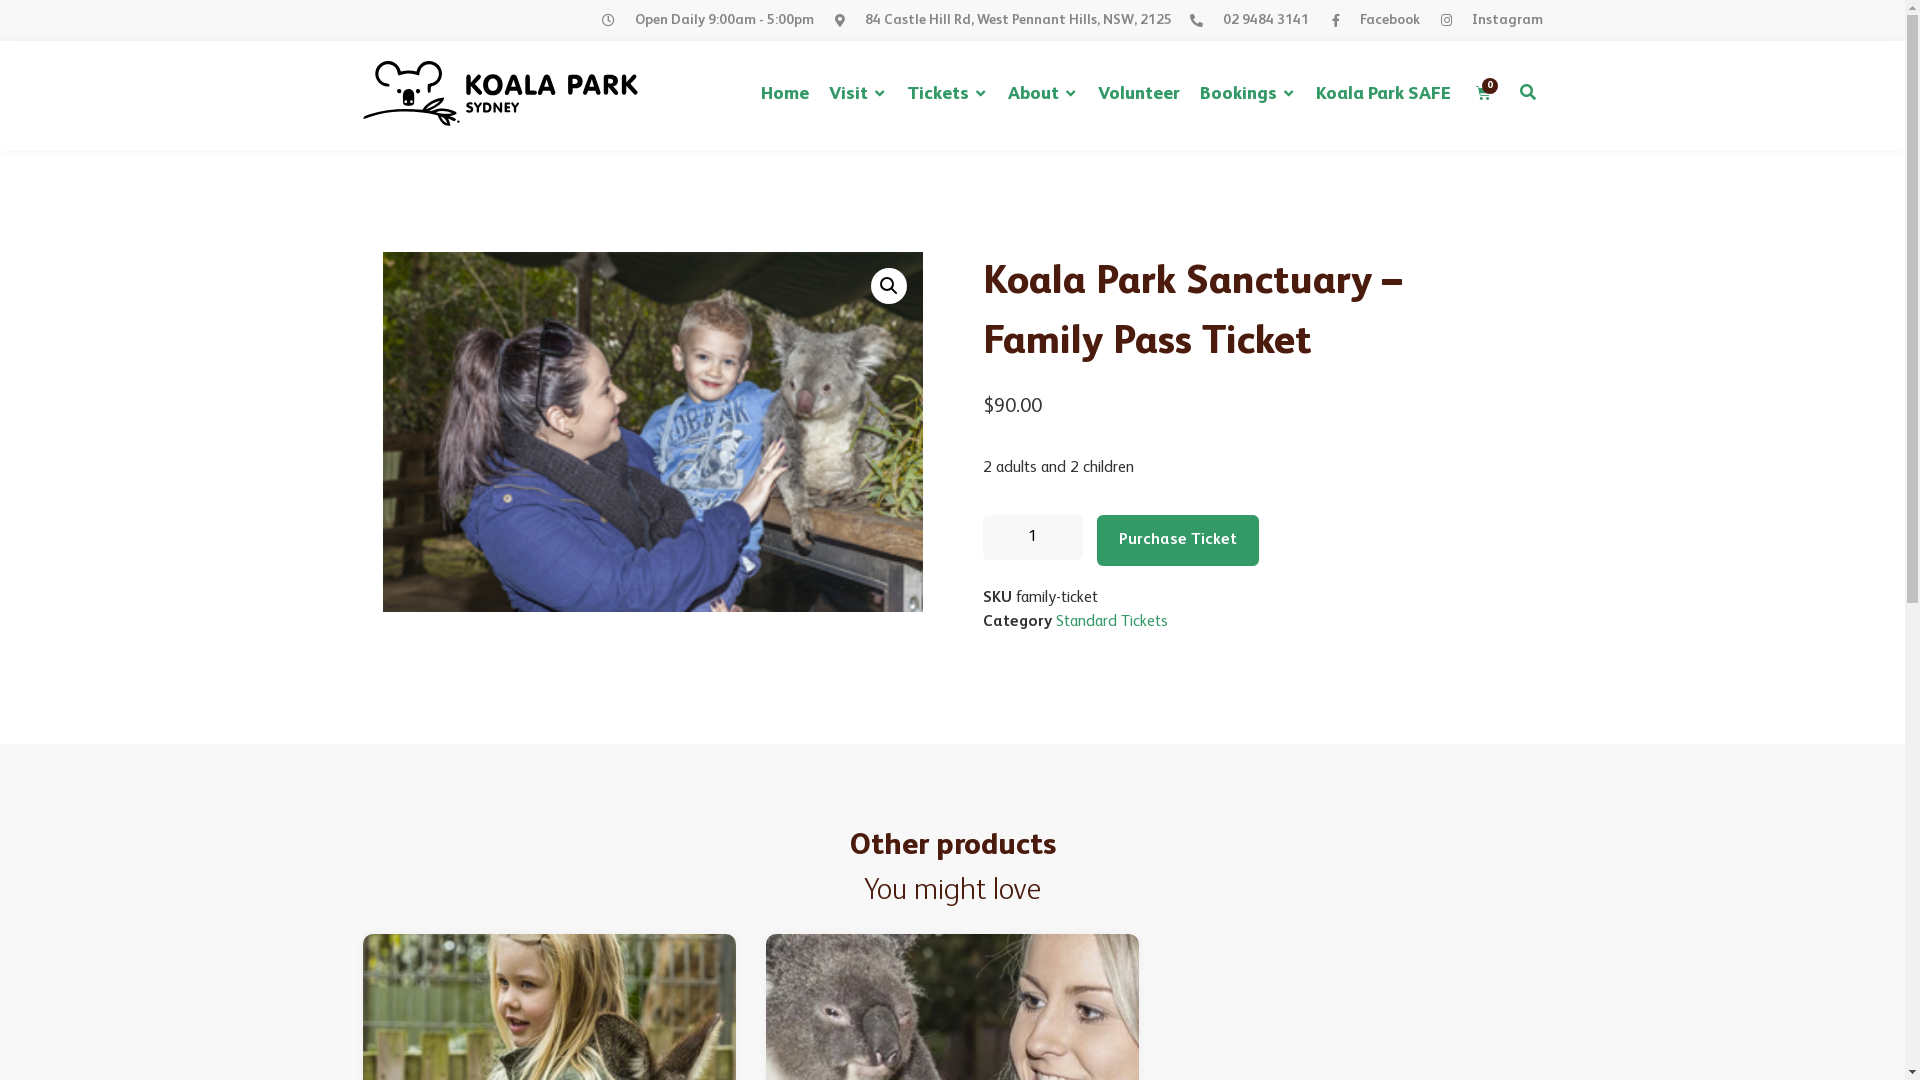 The height and width of the screenshot is (1080, 1920). I want to click on 'Facebook', so click(1371, 20).